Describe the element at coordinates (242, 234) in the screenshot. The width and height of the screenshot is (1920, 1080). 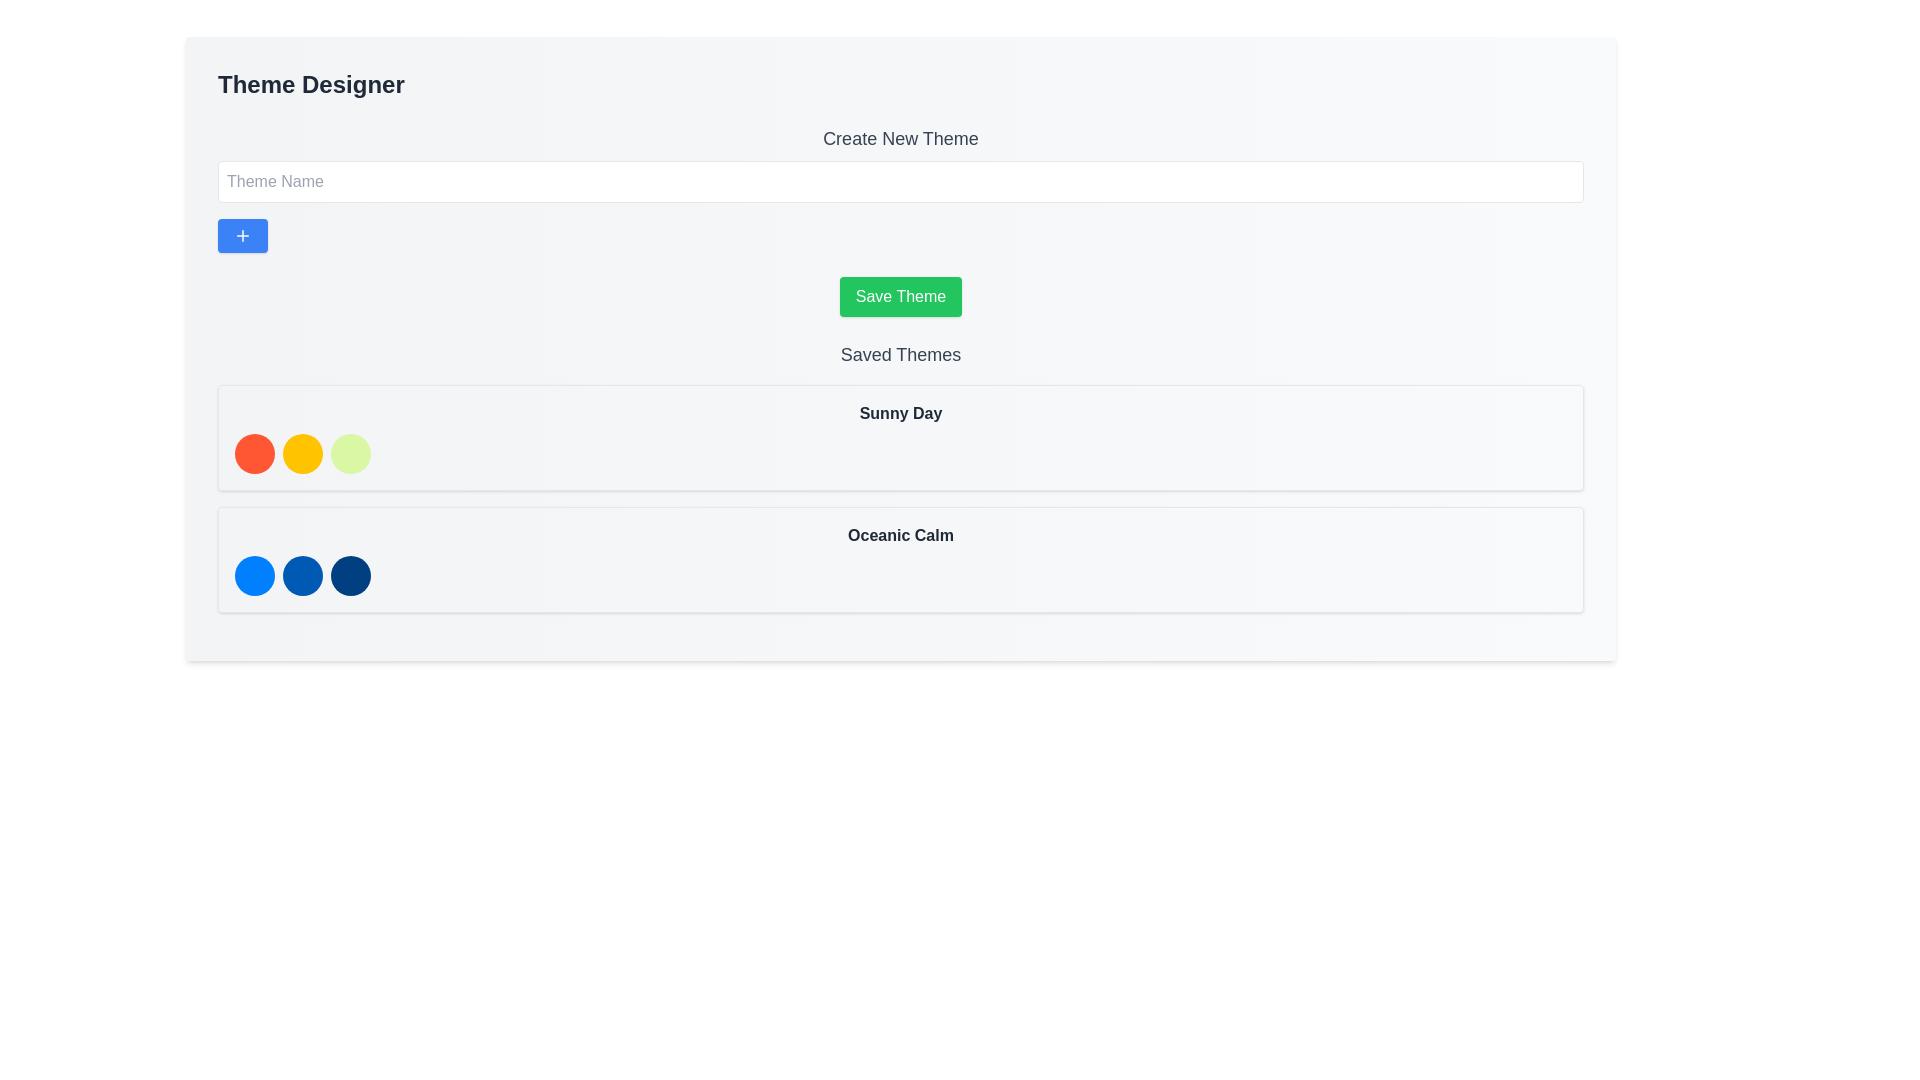
I see `the button located in the top-left section of the interface, next to the input field labeled 'Theme Name'` at that location.